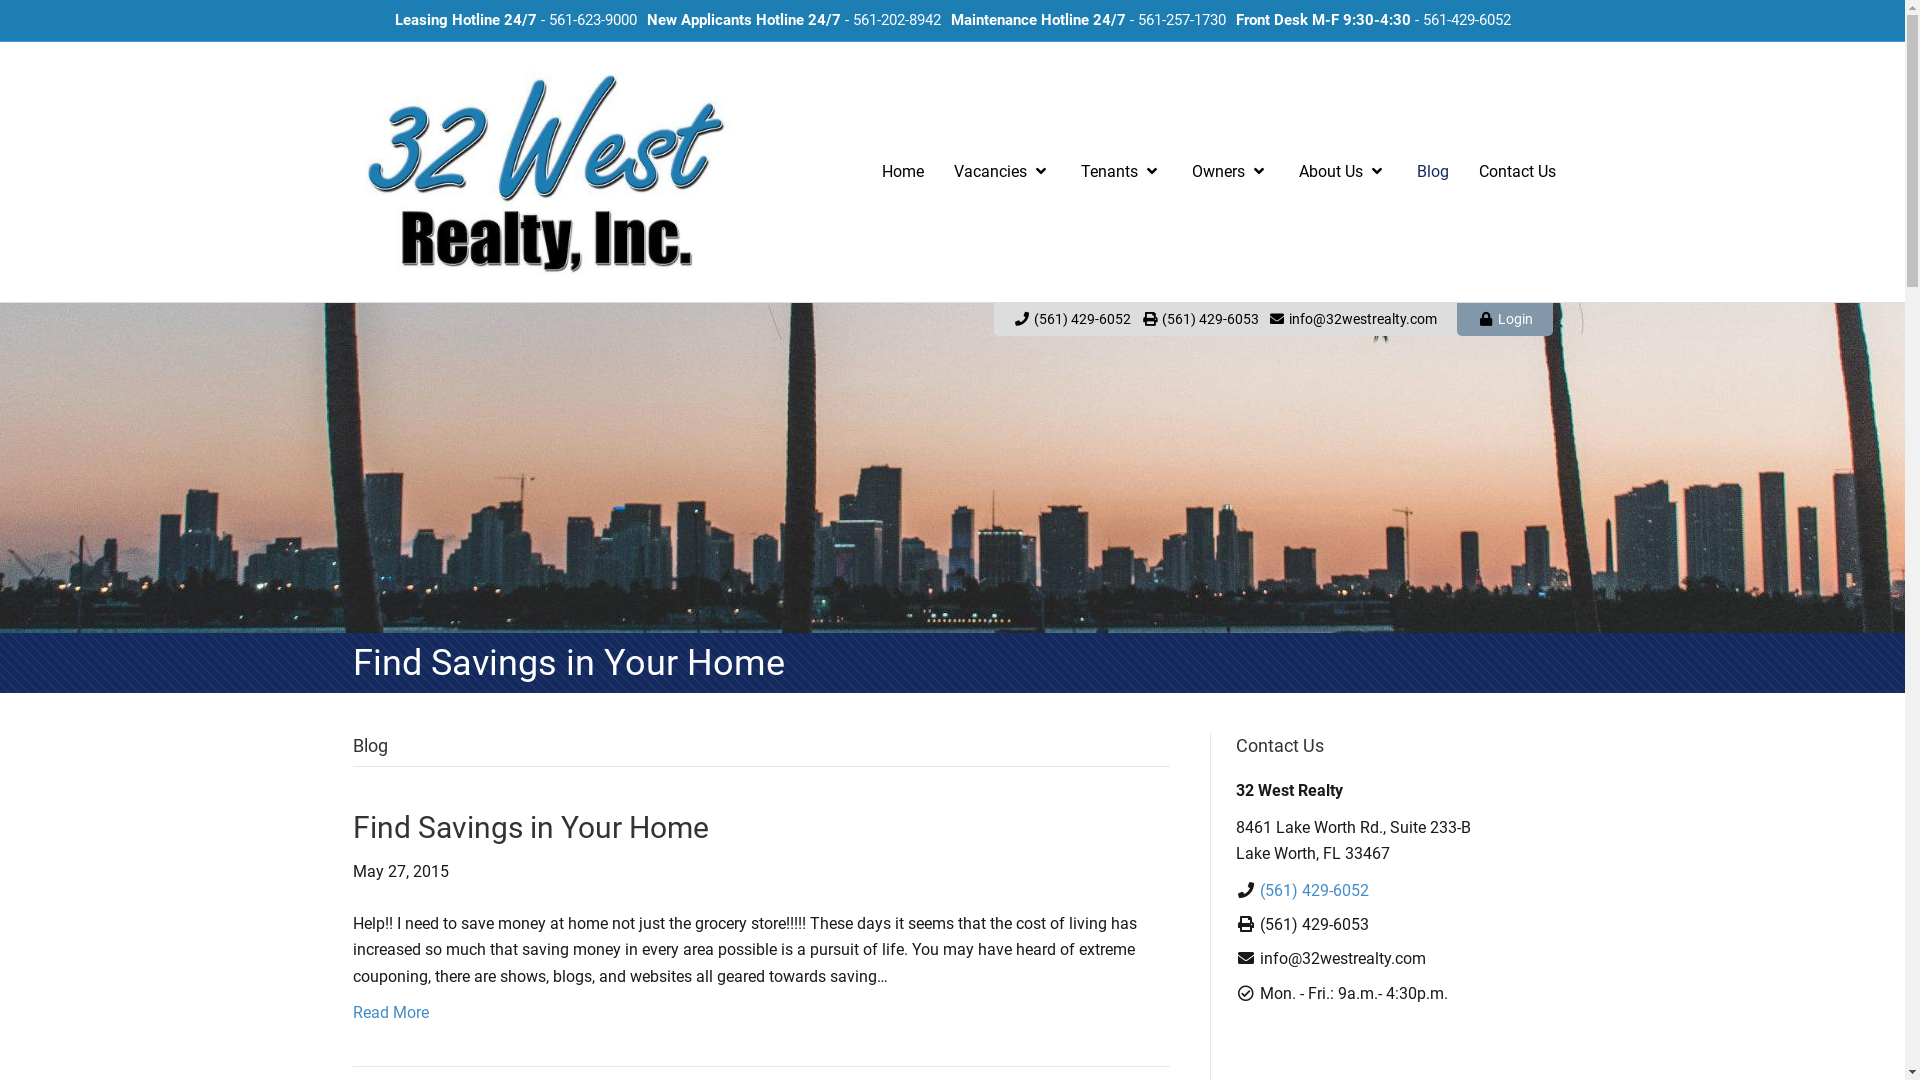 This screenshot has height=1080, width=1920. What do you see at coordinates (1420, 19) in the screenshot?
I see `'561-429-6052'` at bounding box center [1420, 19].